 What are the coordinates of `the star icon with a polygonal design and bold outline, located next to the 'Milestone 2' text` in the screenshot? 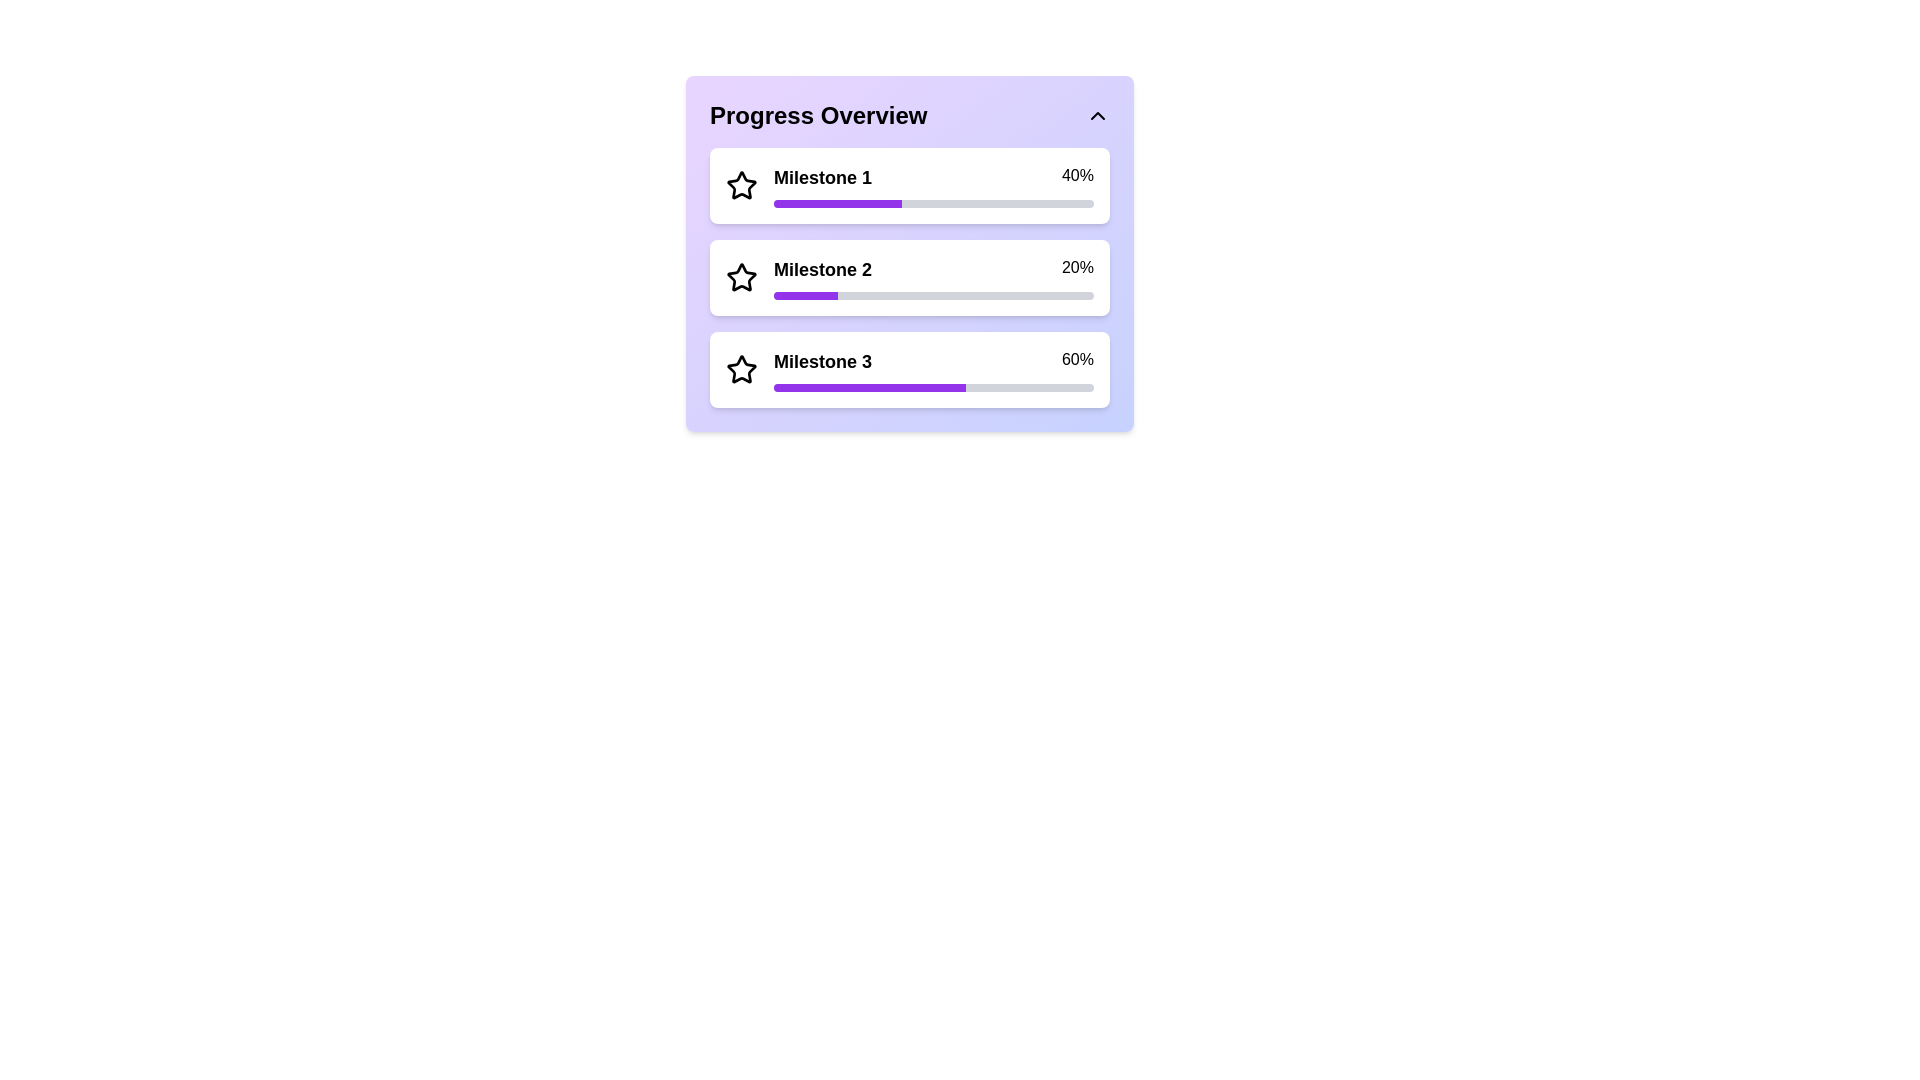 It's located at (741, 277).